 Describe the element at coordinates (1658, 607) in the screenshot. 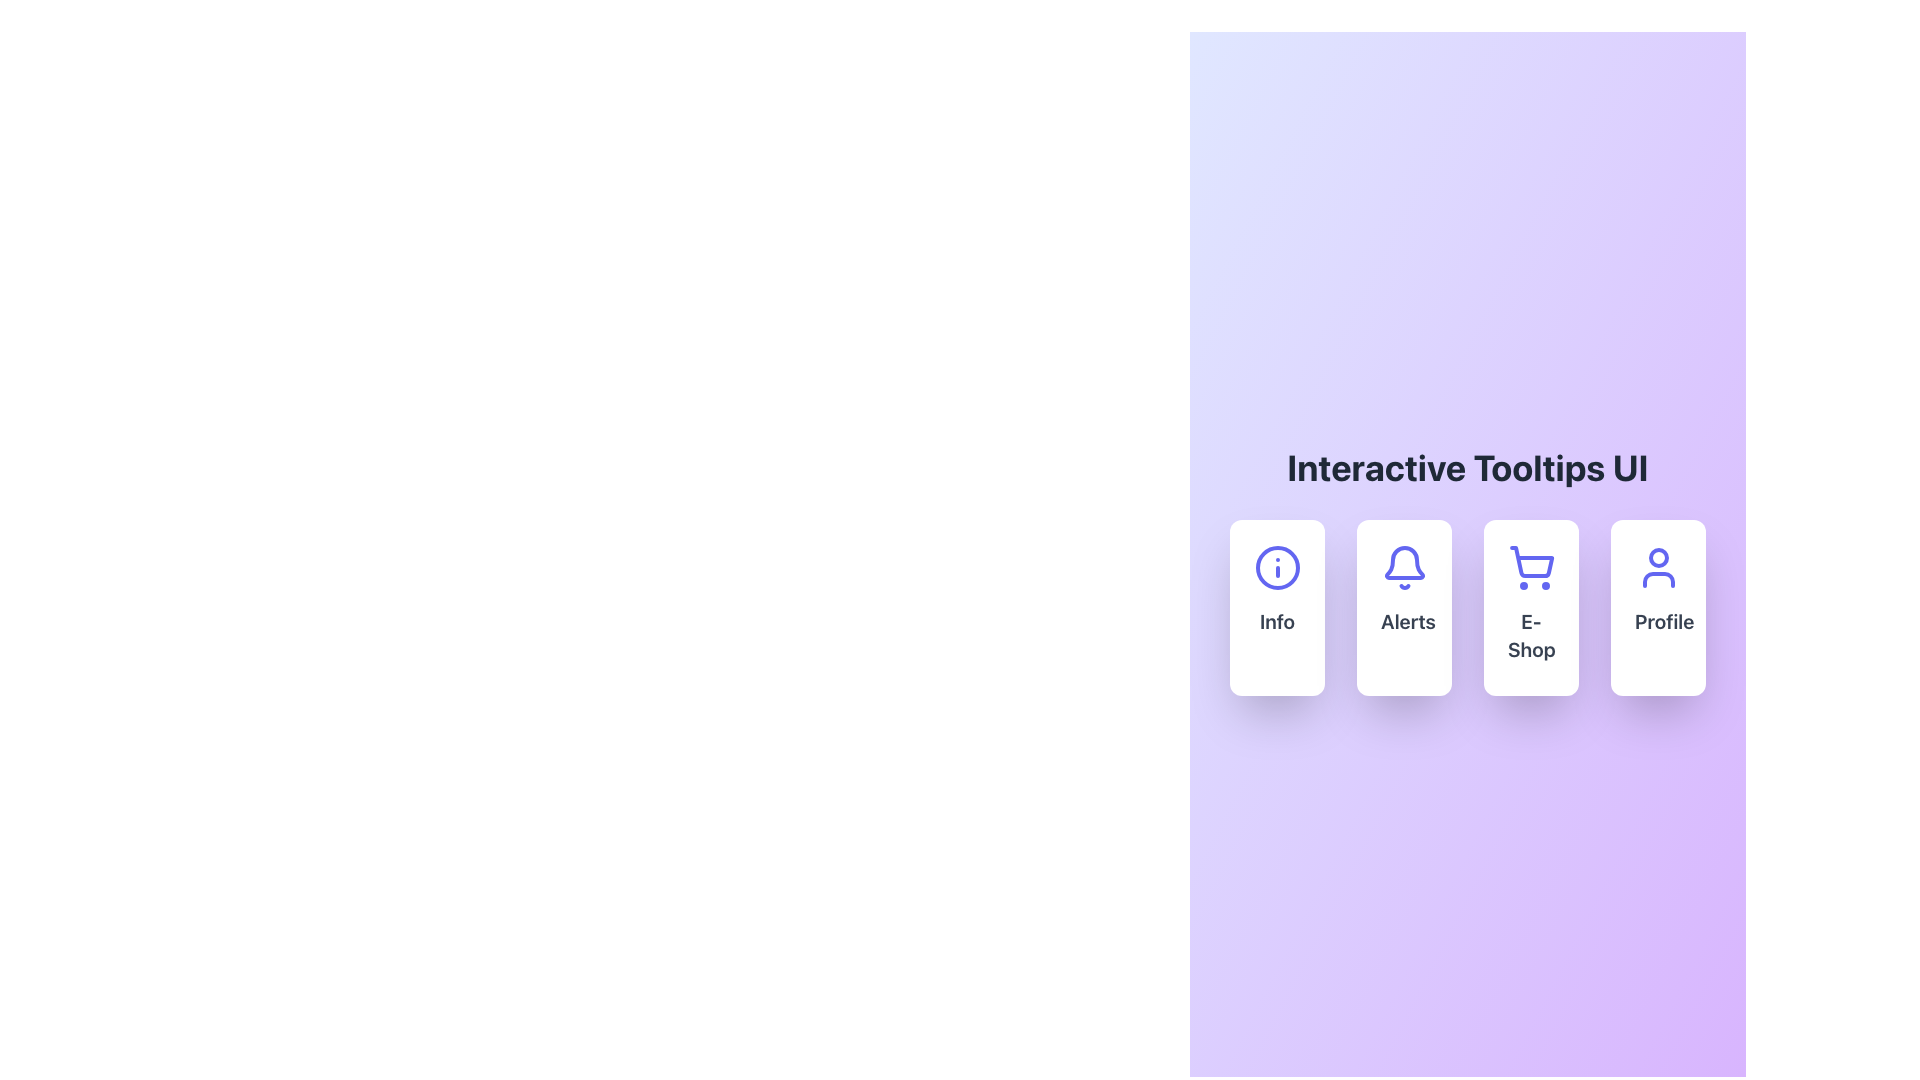

I see `the fourth card in the horizontal grid layout, which has a white background, rounded corners, and contains a blue user icon and the text 'Profile'` at that location.